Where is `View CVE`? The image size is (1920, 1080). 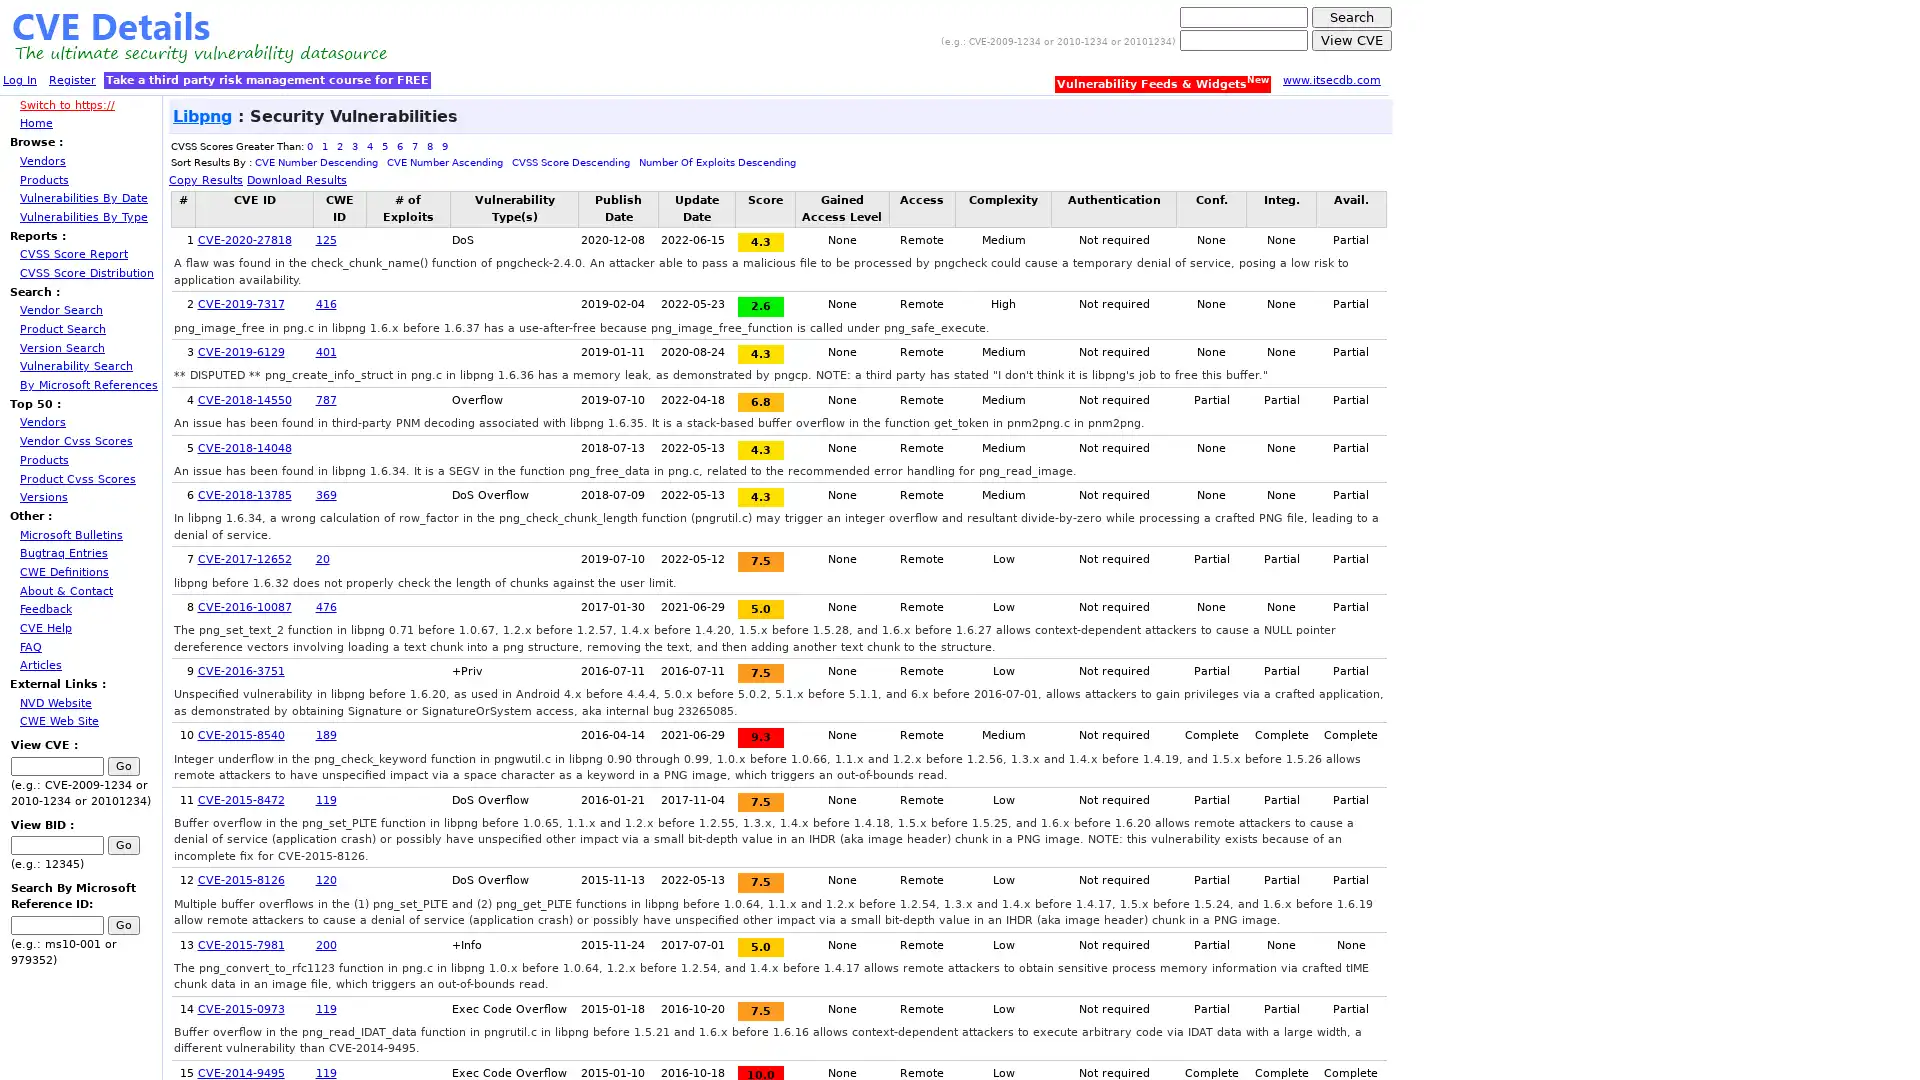 View CVE is located at coordinates (1352, 40).